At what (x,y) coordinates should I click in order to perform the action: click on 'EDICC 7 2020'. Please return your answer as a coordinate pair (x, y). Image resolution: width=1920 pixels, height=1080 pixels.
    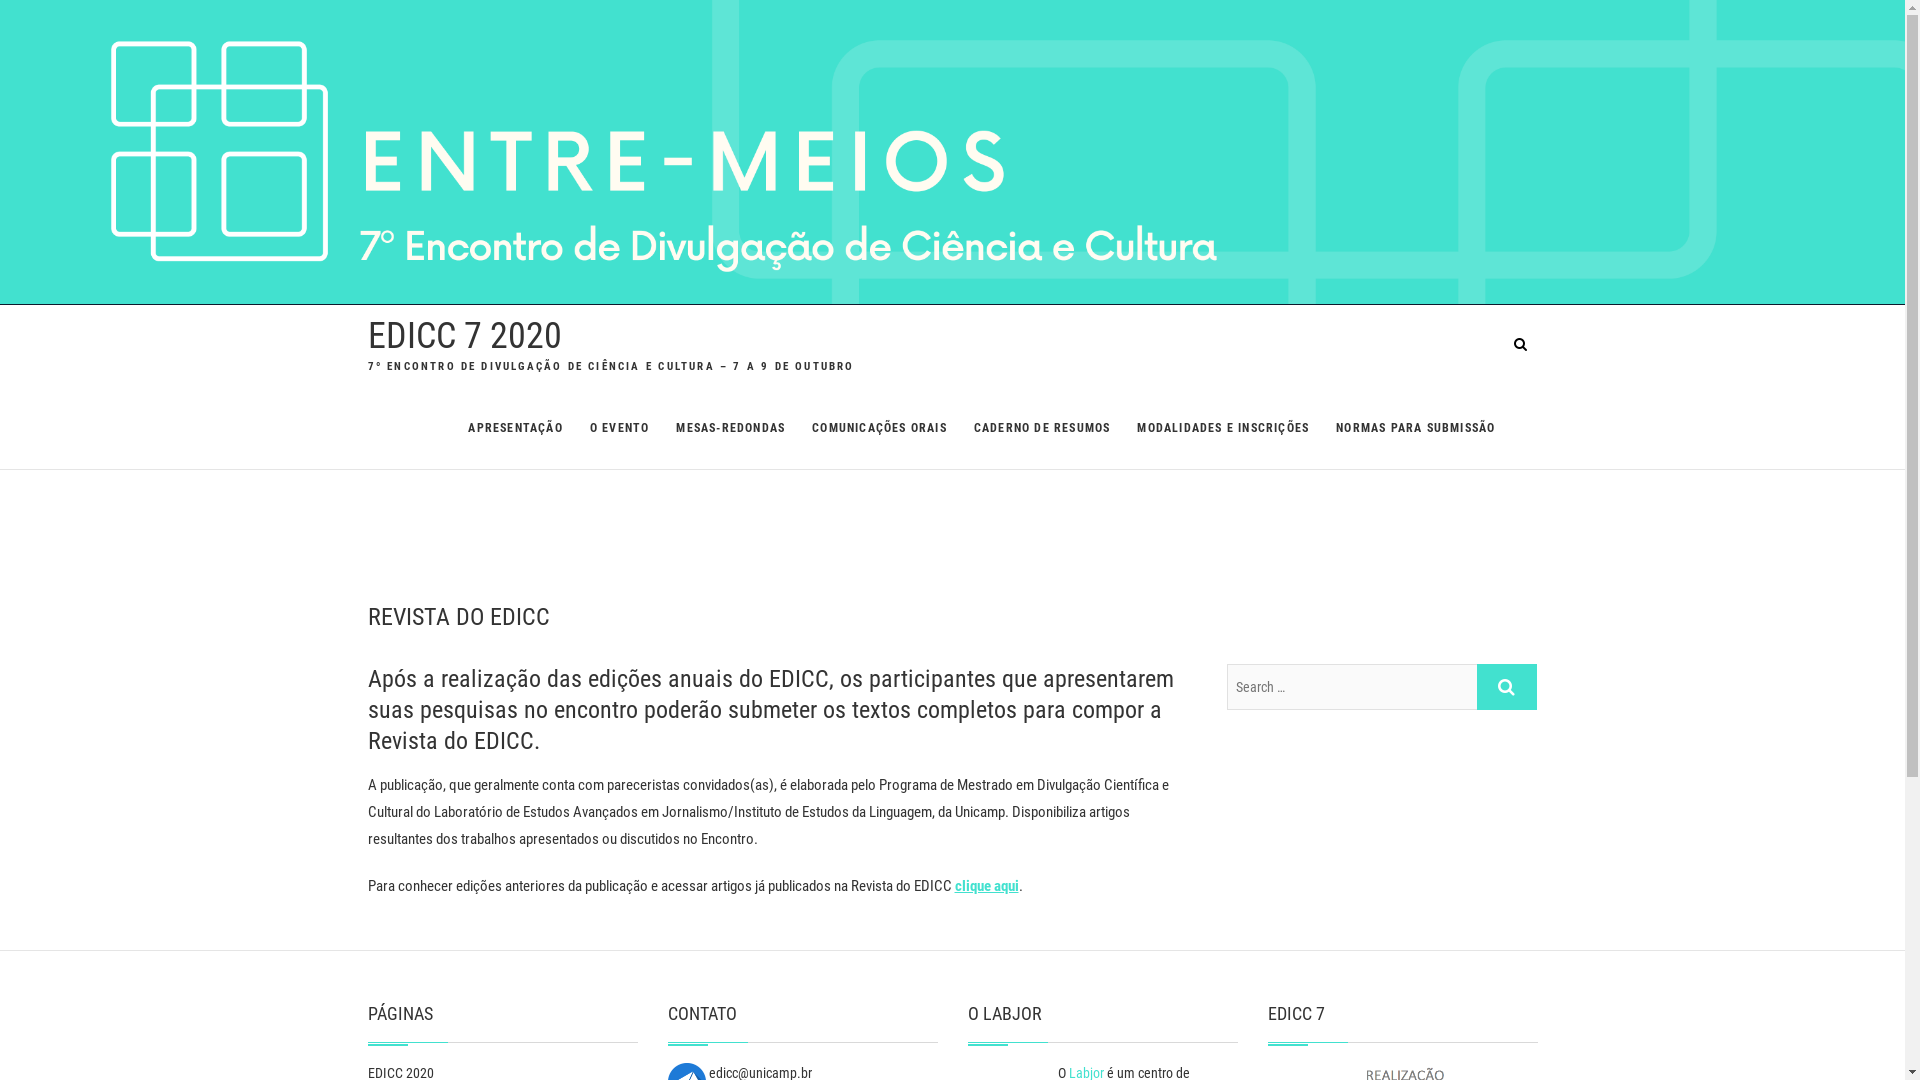
    Looking at the image, I should click on (464, 335).